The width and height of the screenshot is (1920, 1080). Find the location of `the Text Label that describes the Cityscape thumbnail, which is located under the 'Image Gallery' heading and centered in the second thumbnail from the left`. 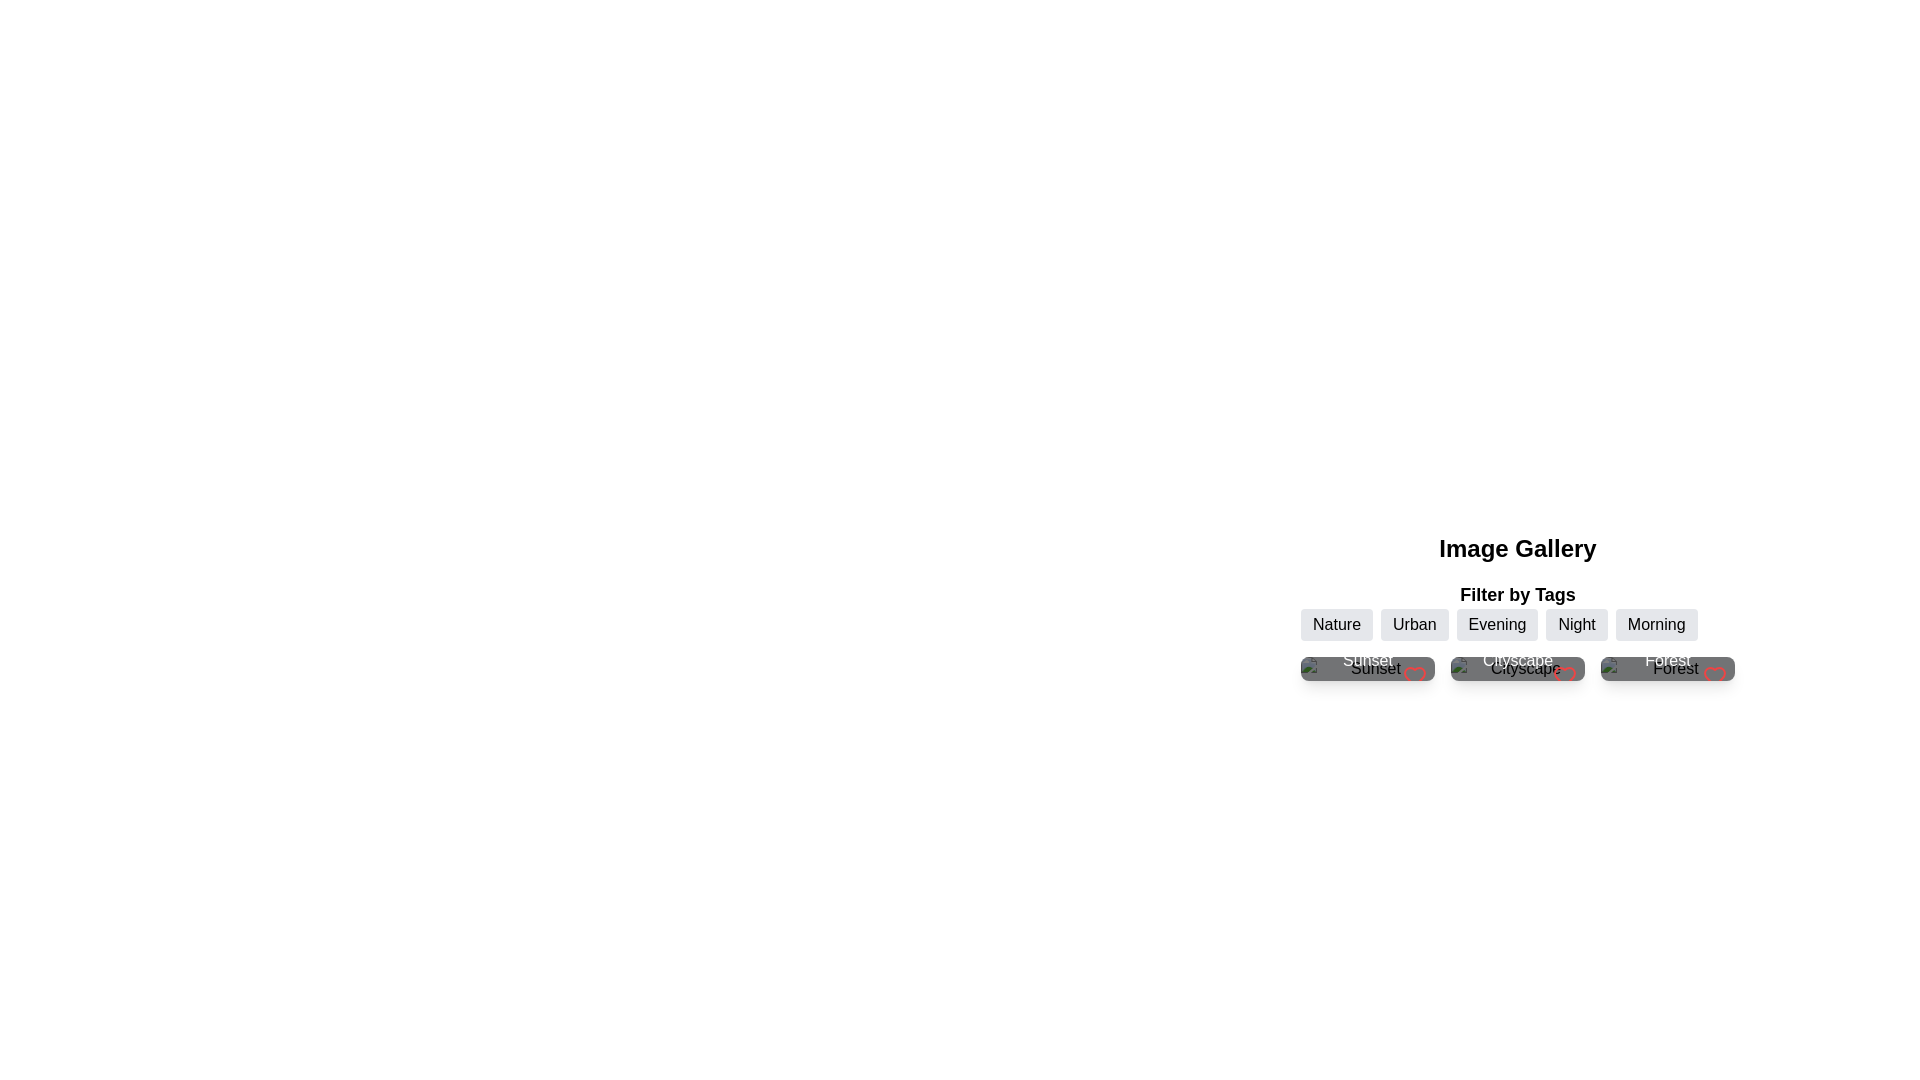

the Text Label that describes the Cityscape thumbnail, which is located under the 'Image Gallery' heading and centered in the second thumbnail from the left is located at coordinates (1517, 660).